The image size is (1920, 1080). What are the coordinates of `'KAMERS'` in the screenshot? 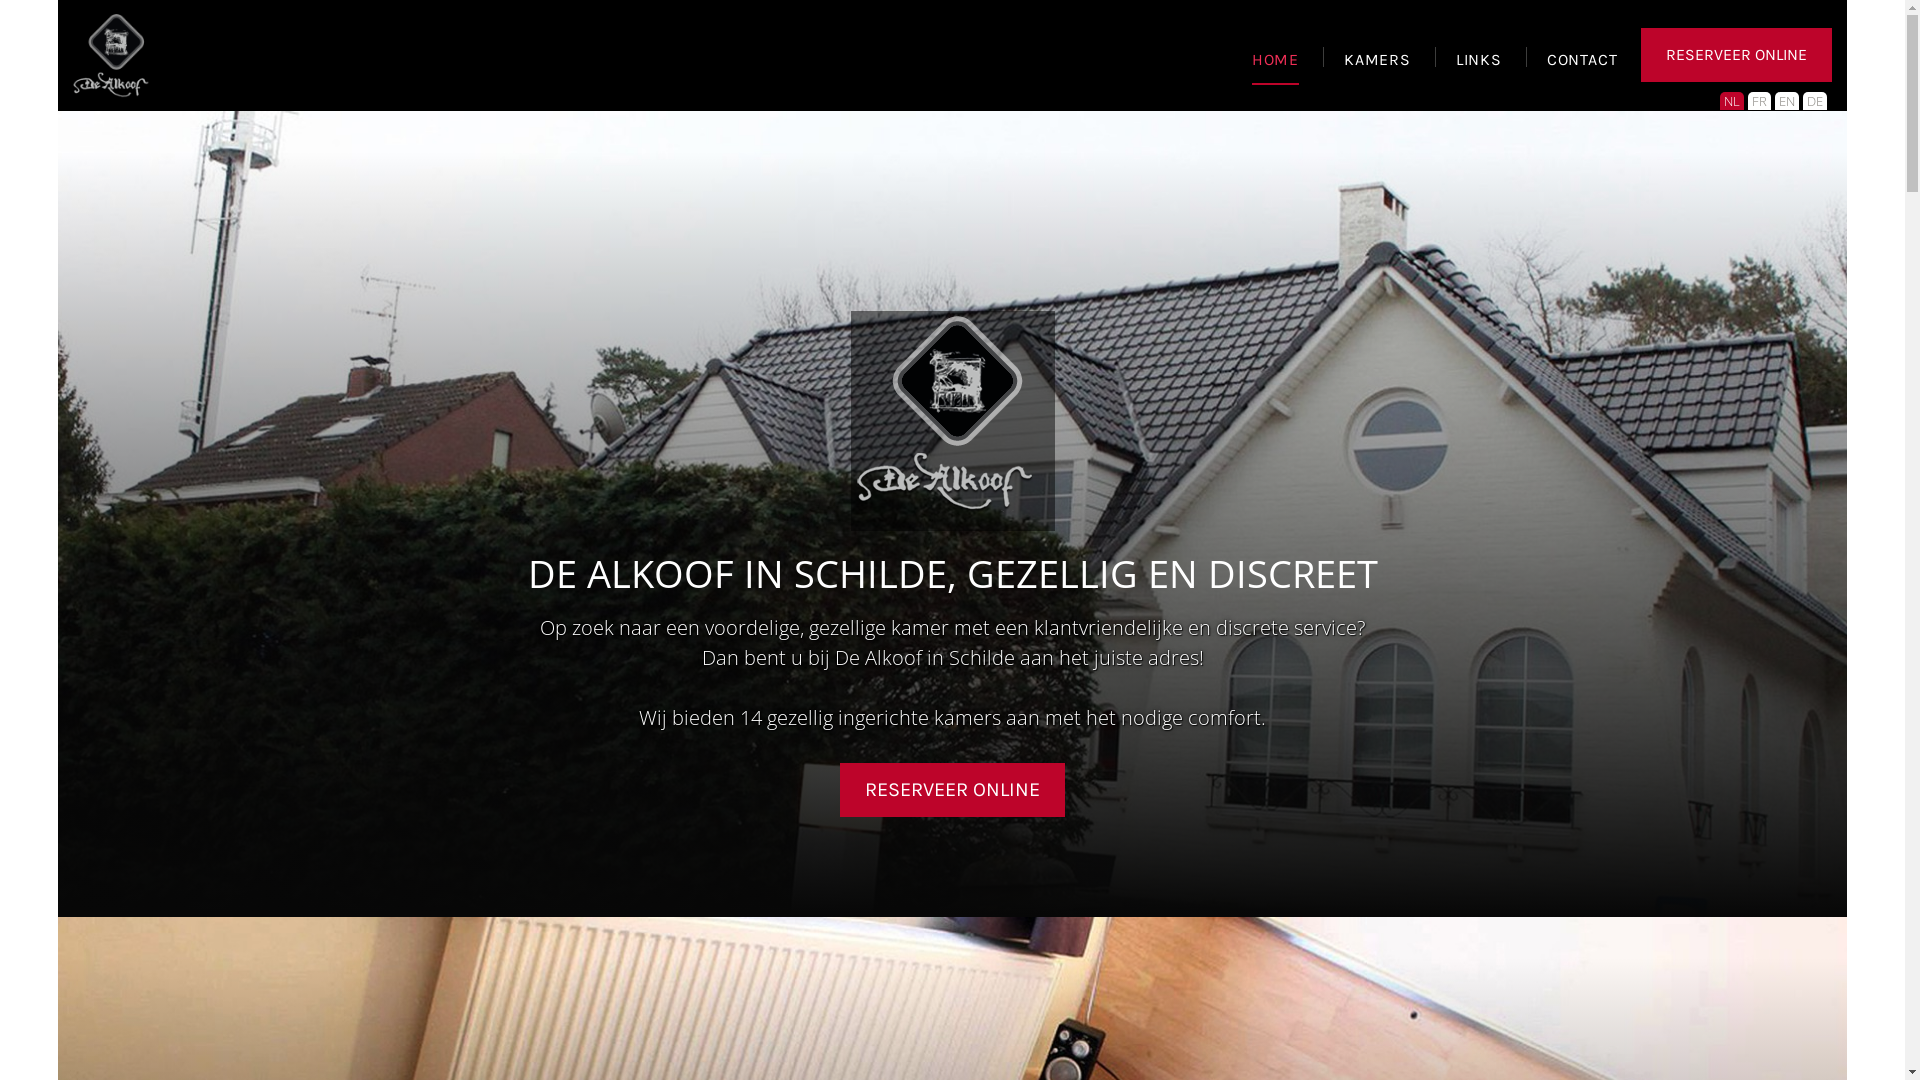 It's located at (1376, 66).